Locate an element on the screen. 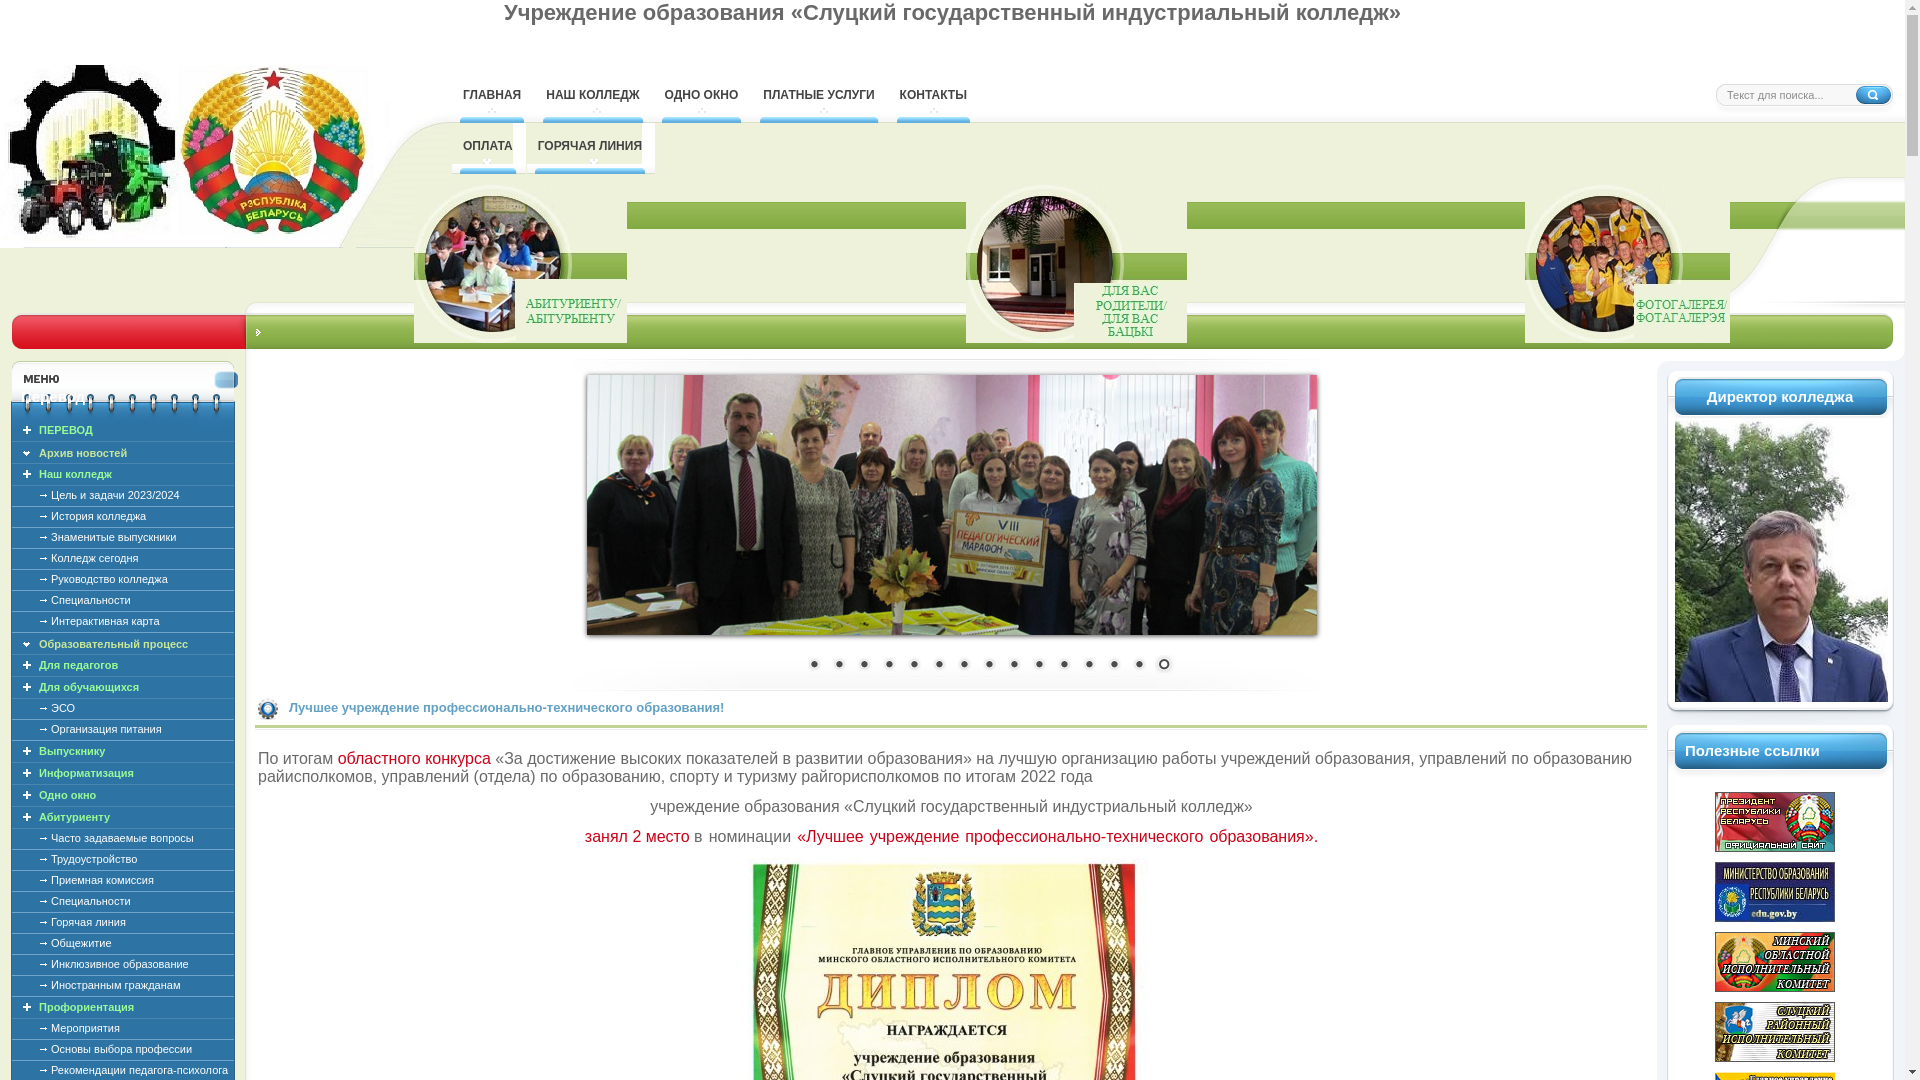 The image size is (1920, 1080). '3' is located at coordinates (863, 666).